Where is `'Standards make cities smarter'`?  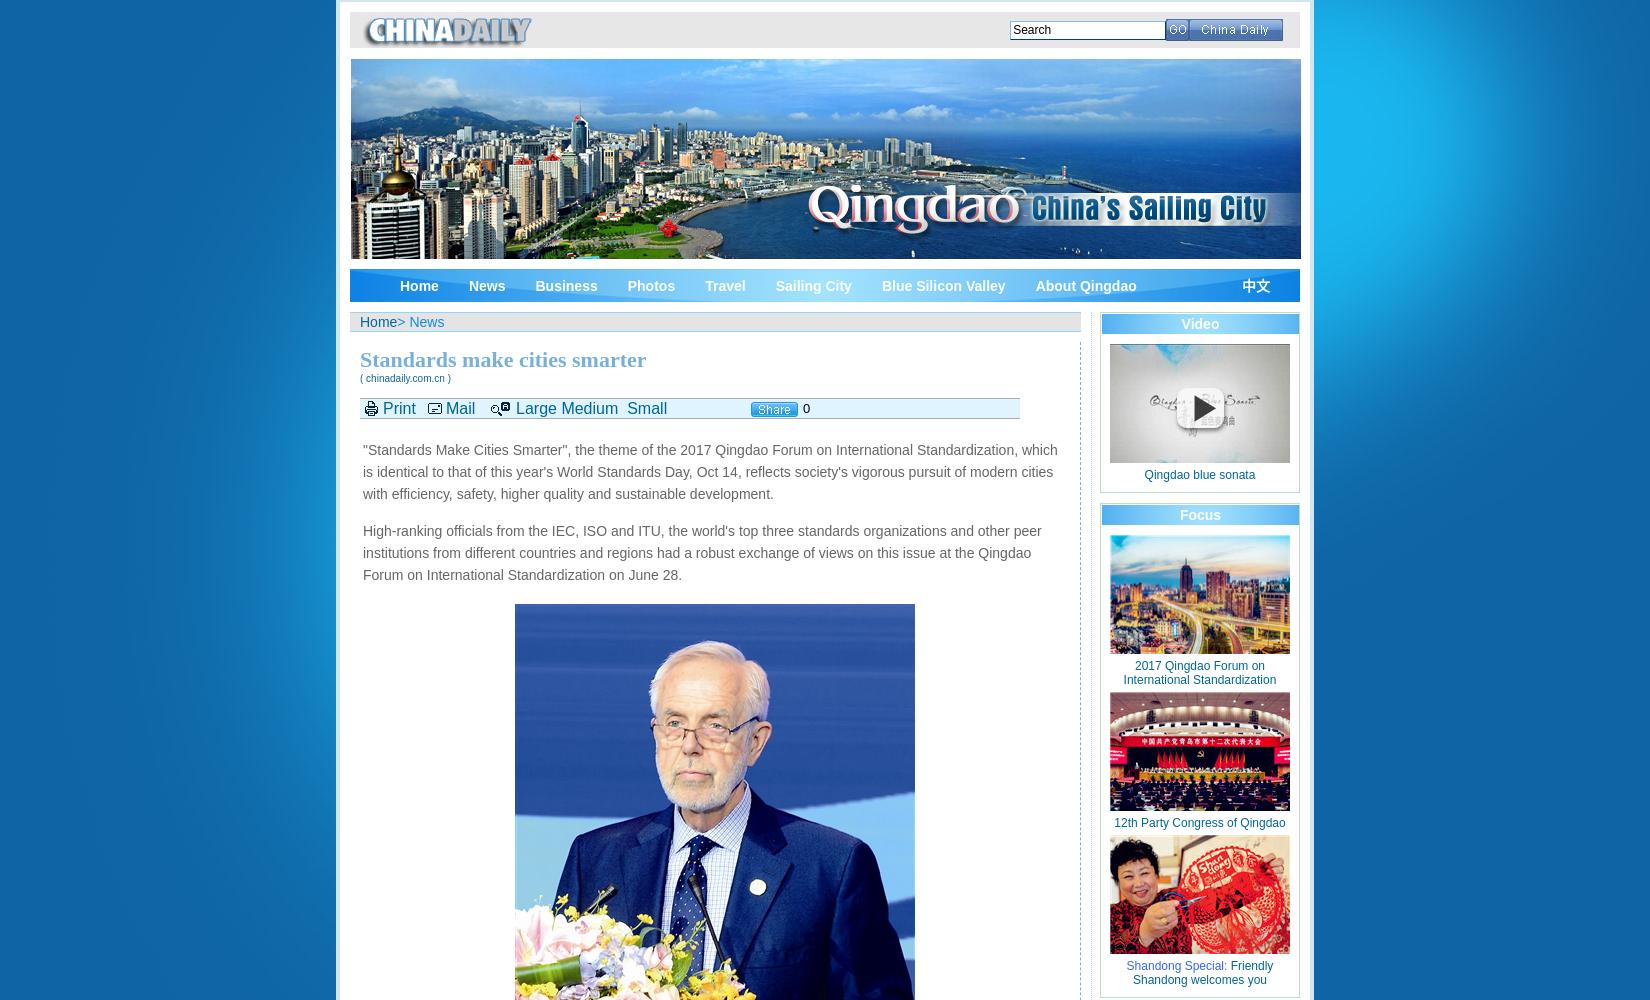 'Standards make cities smarter' is located at coordinates (501, 358).